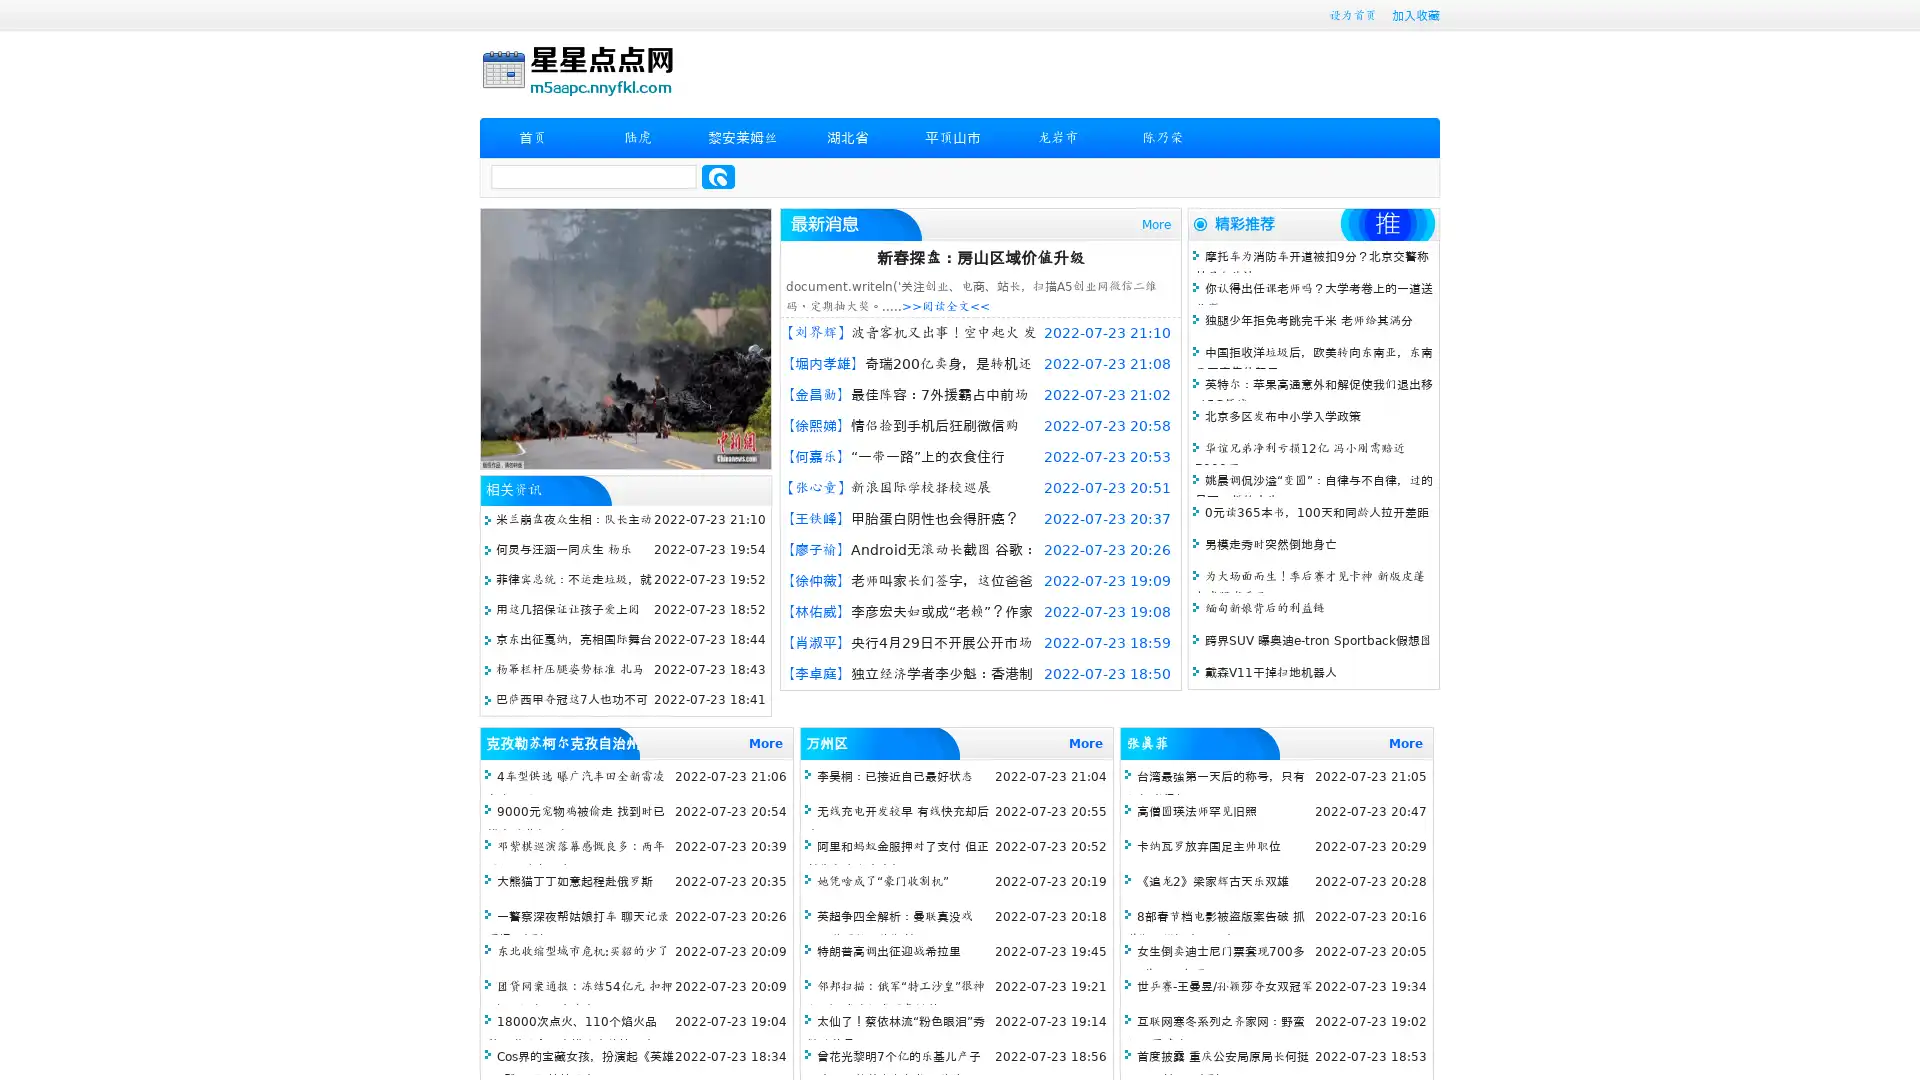 Image resolution: width=1920 pixels, height=1080 pixels. What do you see at coordinates (718, 176) in the screenshot?
I see `Search` at bounding box center [718, 176].